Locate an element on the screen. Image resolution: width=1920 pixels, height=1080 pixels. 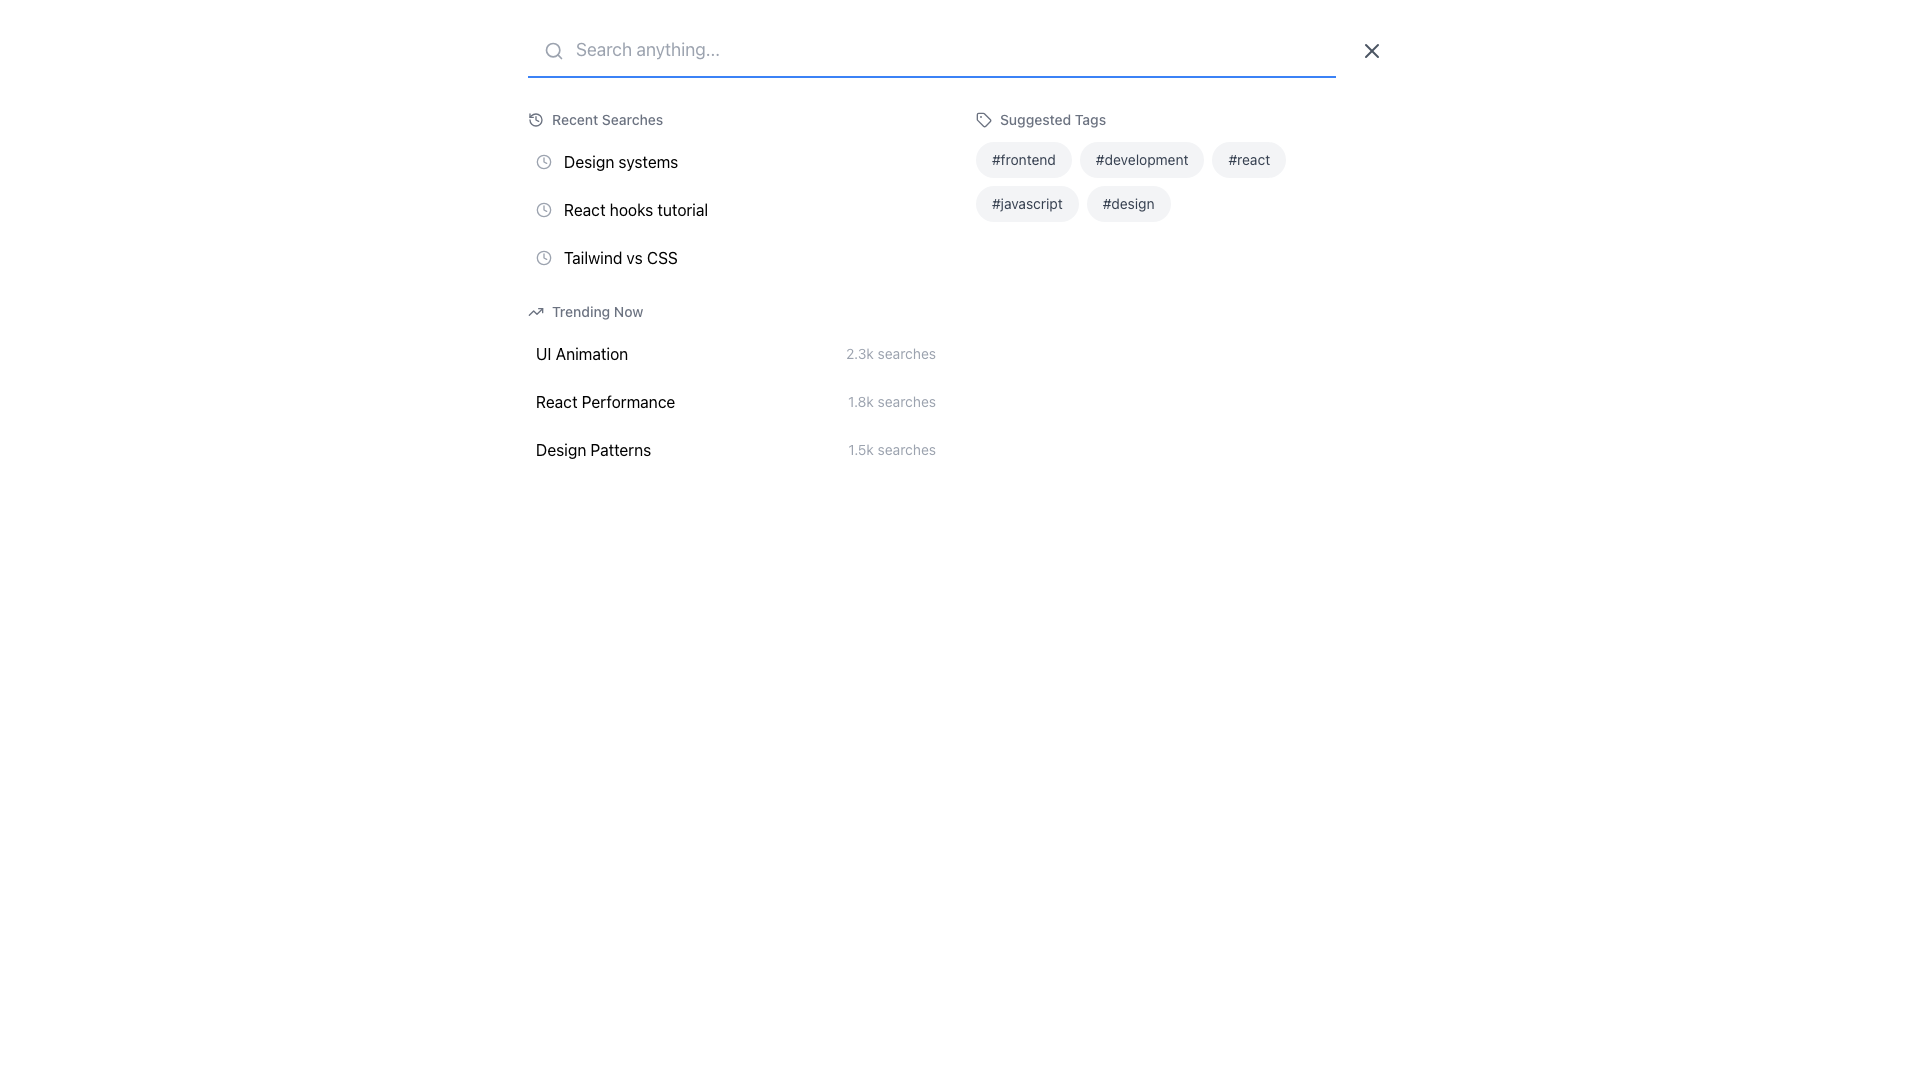
the clock icon located to the left of the text 'Recent Searches' in the top section of the left column is located at coordinates (536, 119).